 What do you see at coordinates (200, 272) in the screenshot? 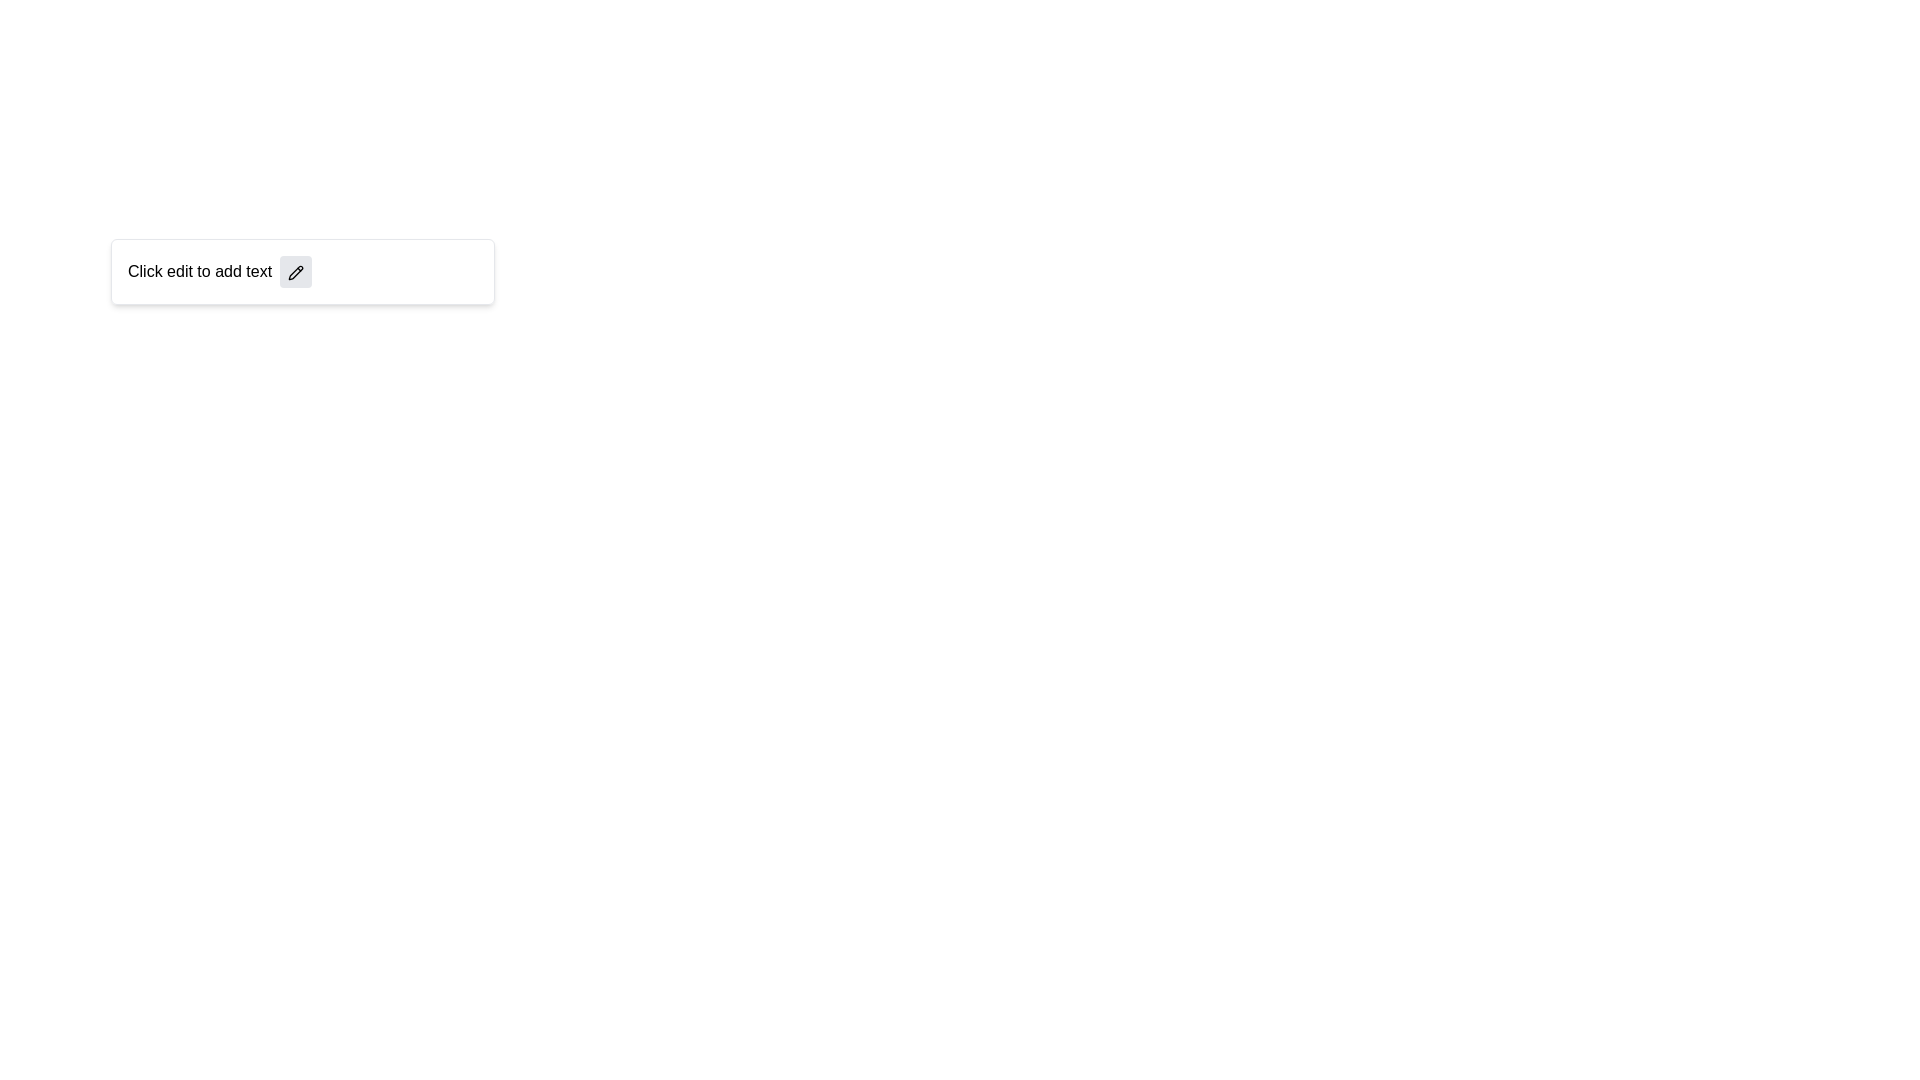
I see `the static text label that displays 'Click edit to add text', which is styled in black and located to the left of a pencil icon and a rectangular button` at bounding box center [200, 272].